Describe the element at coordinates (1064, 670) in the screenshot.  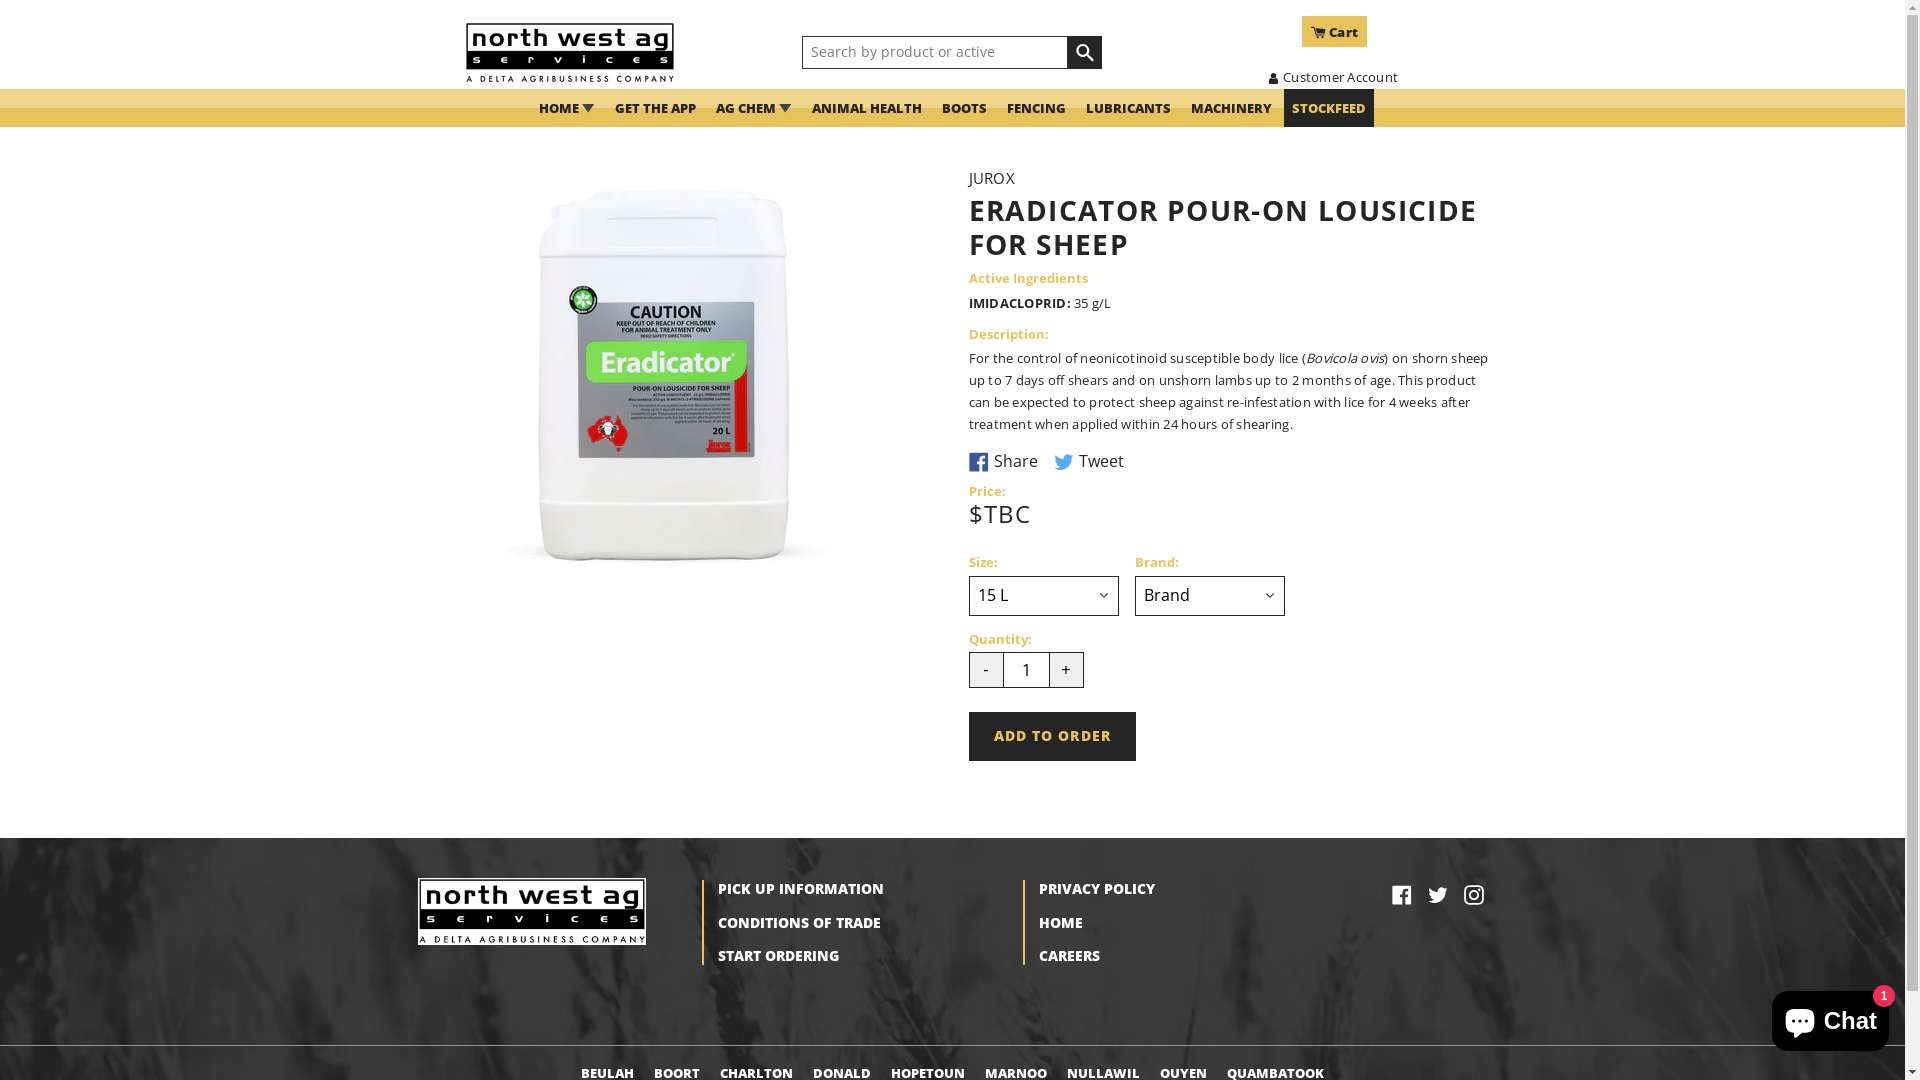
I see `'+'` at that location.